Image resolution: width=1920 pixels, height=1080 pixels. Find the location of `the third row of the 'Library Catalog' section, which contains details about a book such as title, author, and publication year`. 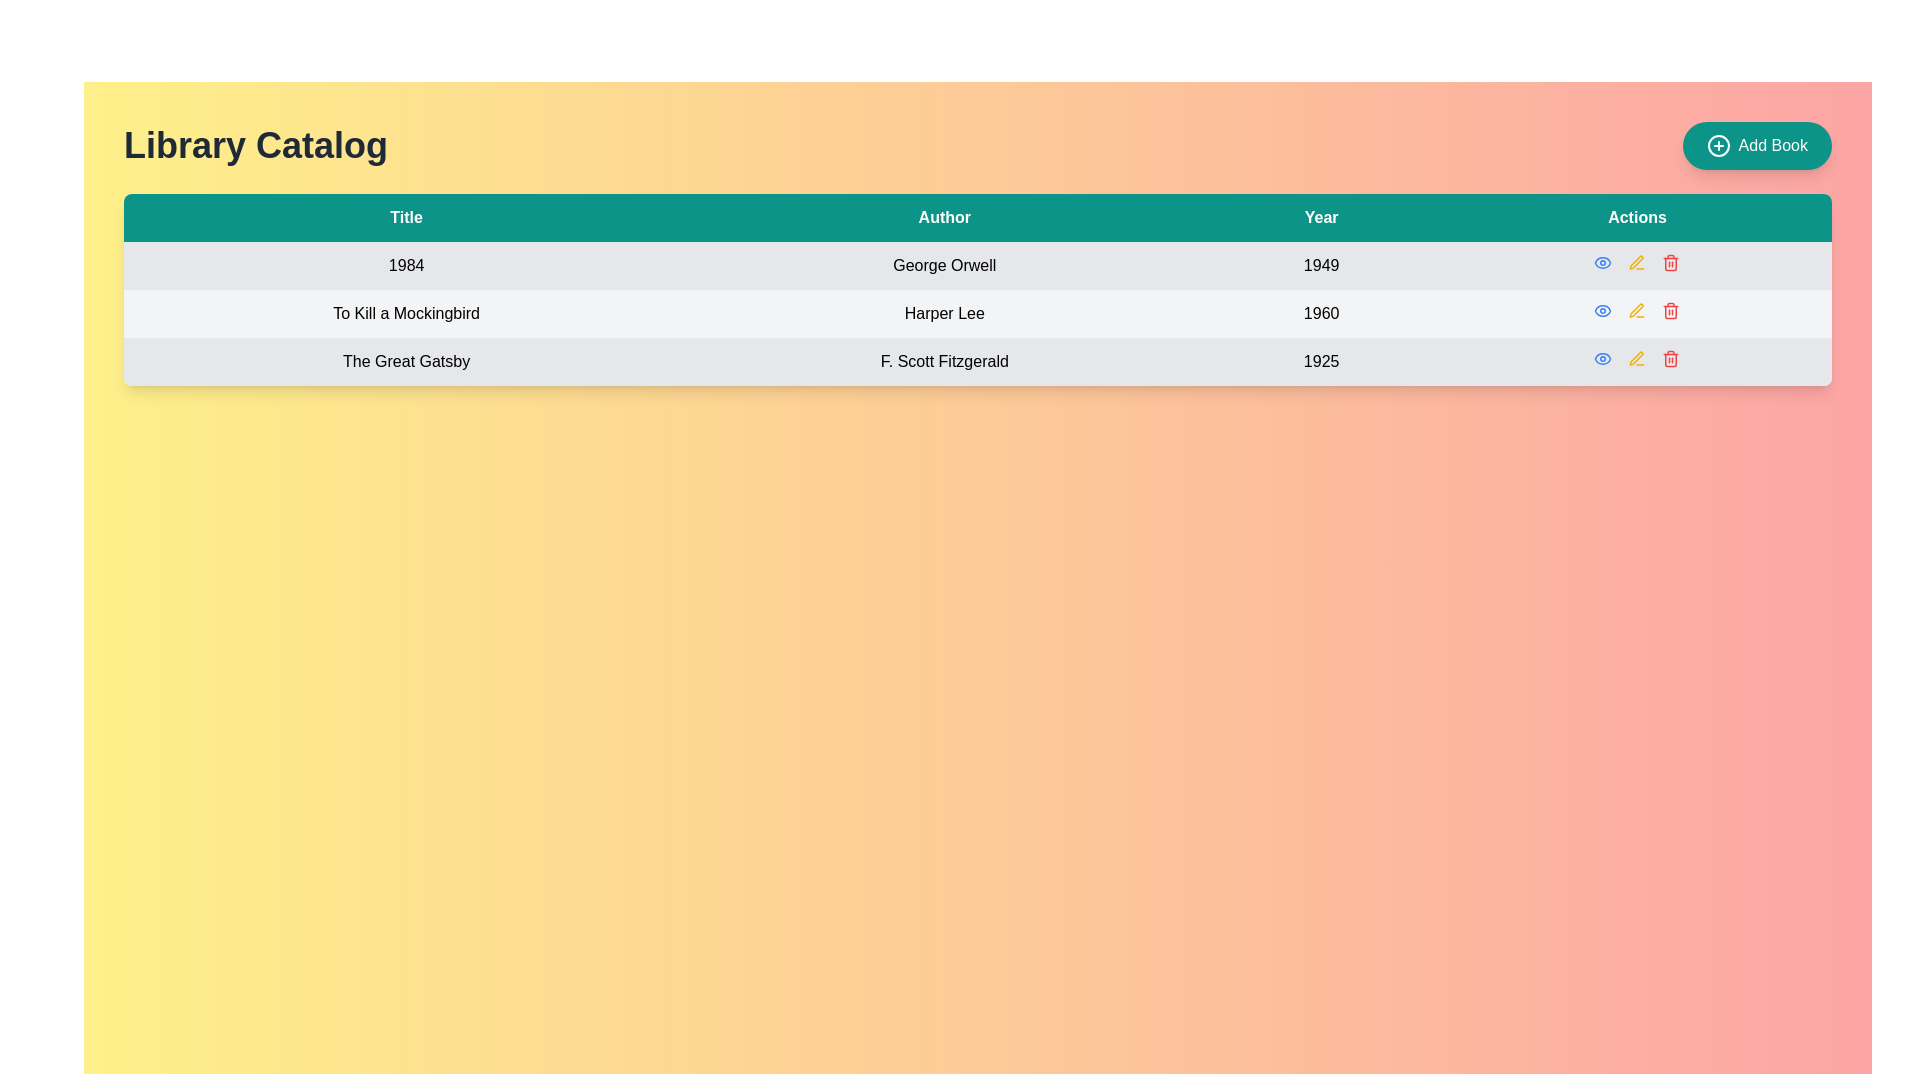

the third row of the 'Library Catalog' section, which contains details about a book such as title, author, and publication year is located at coordinates (978, 362).